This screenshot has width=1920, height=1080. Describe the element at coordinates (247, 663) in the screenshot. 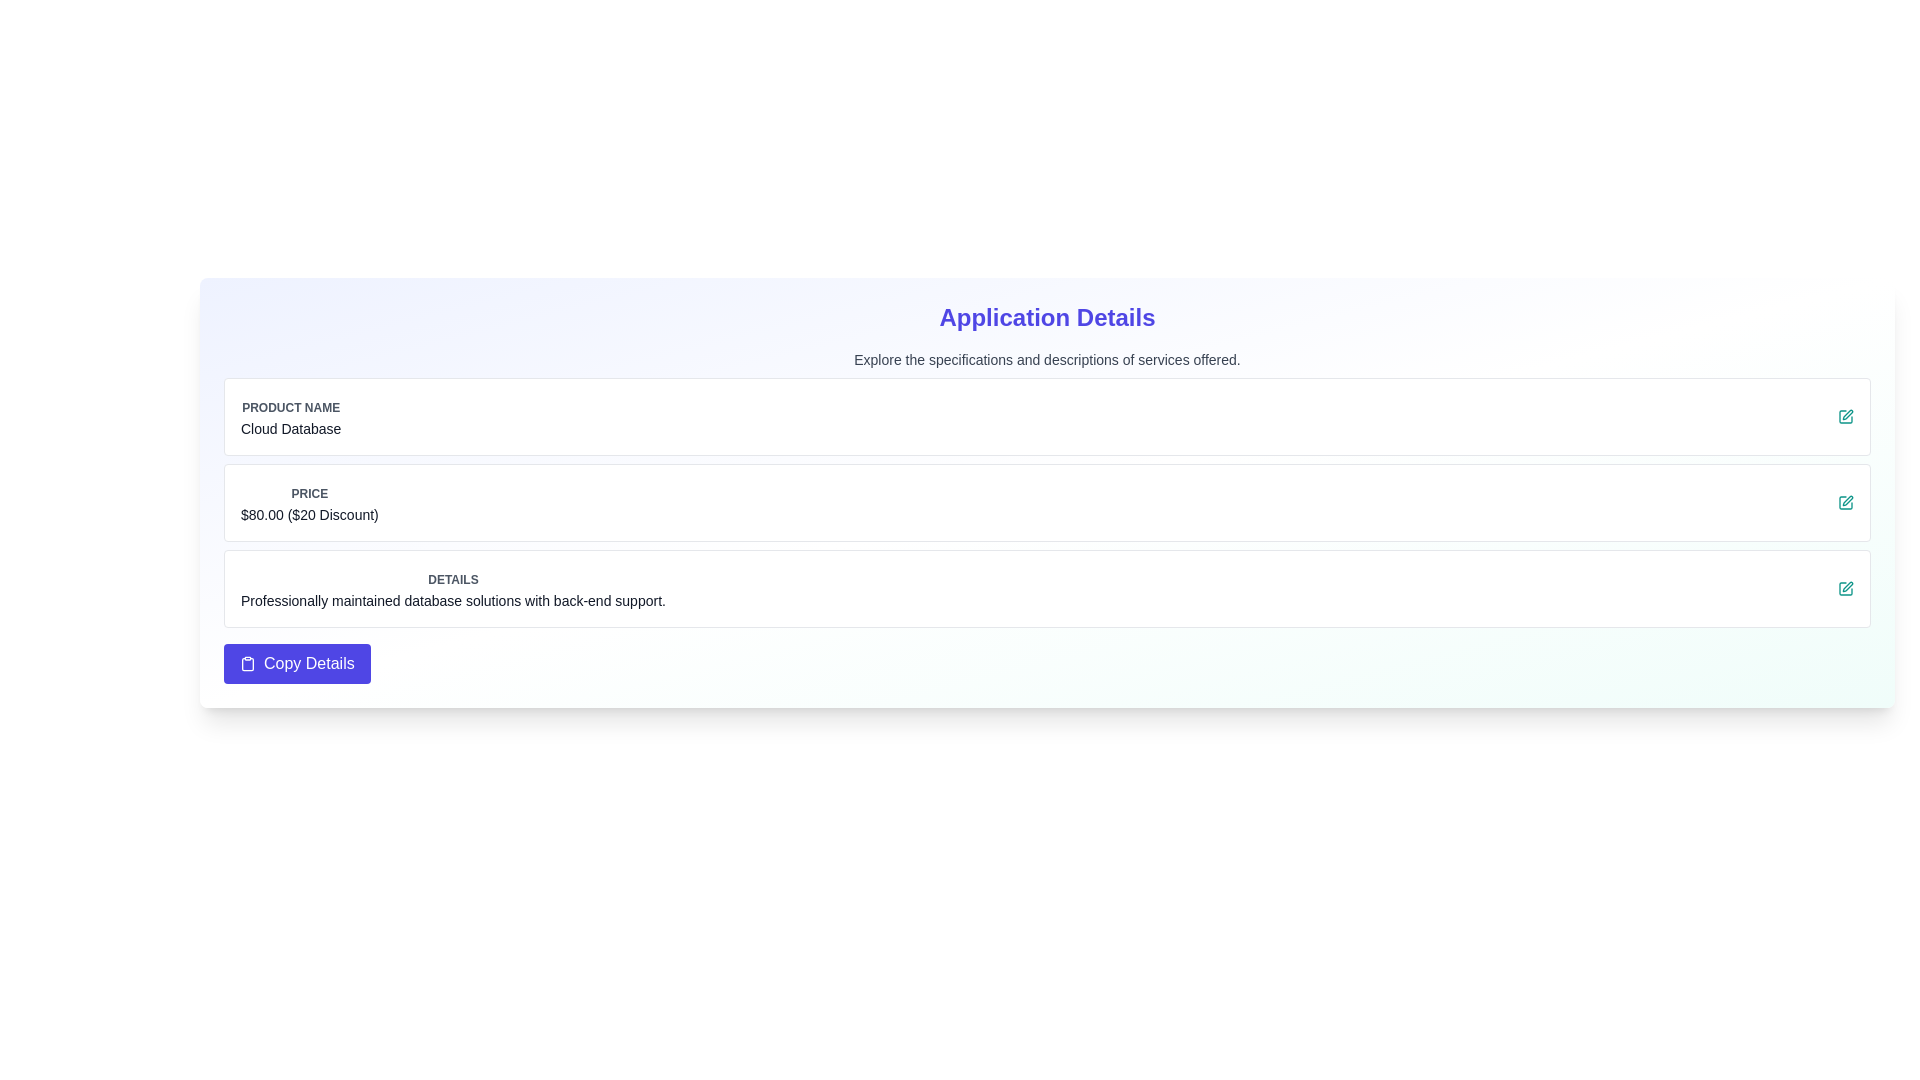

I see `the 'Copy Details' button icon located at the bottom left corner of the form, which visually indicates the function of copying associated details` at that location.